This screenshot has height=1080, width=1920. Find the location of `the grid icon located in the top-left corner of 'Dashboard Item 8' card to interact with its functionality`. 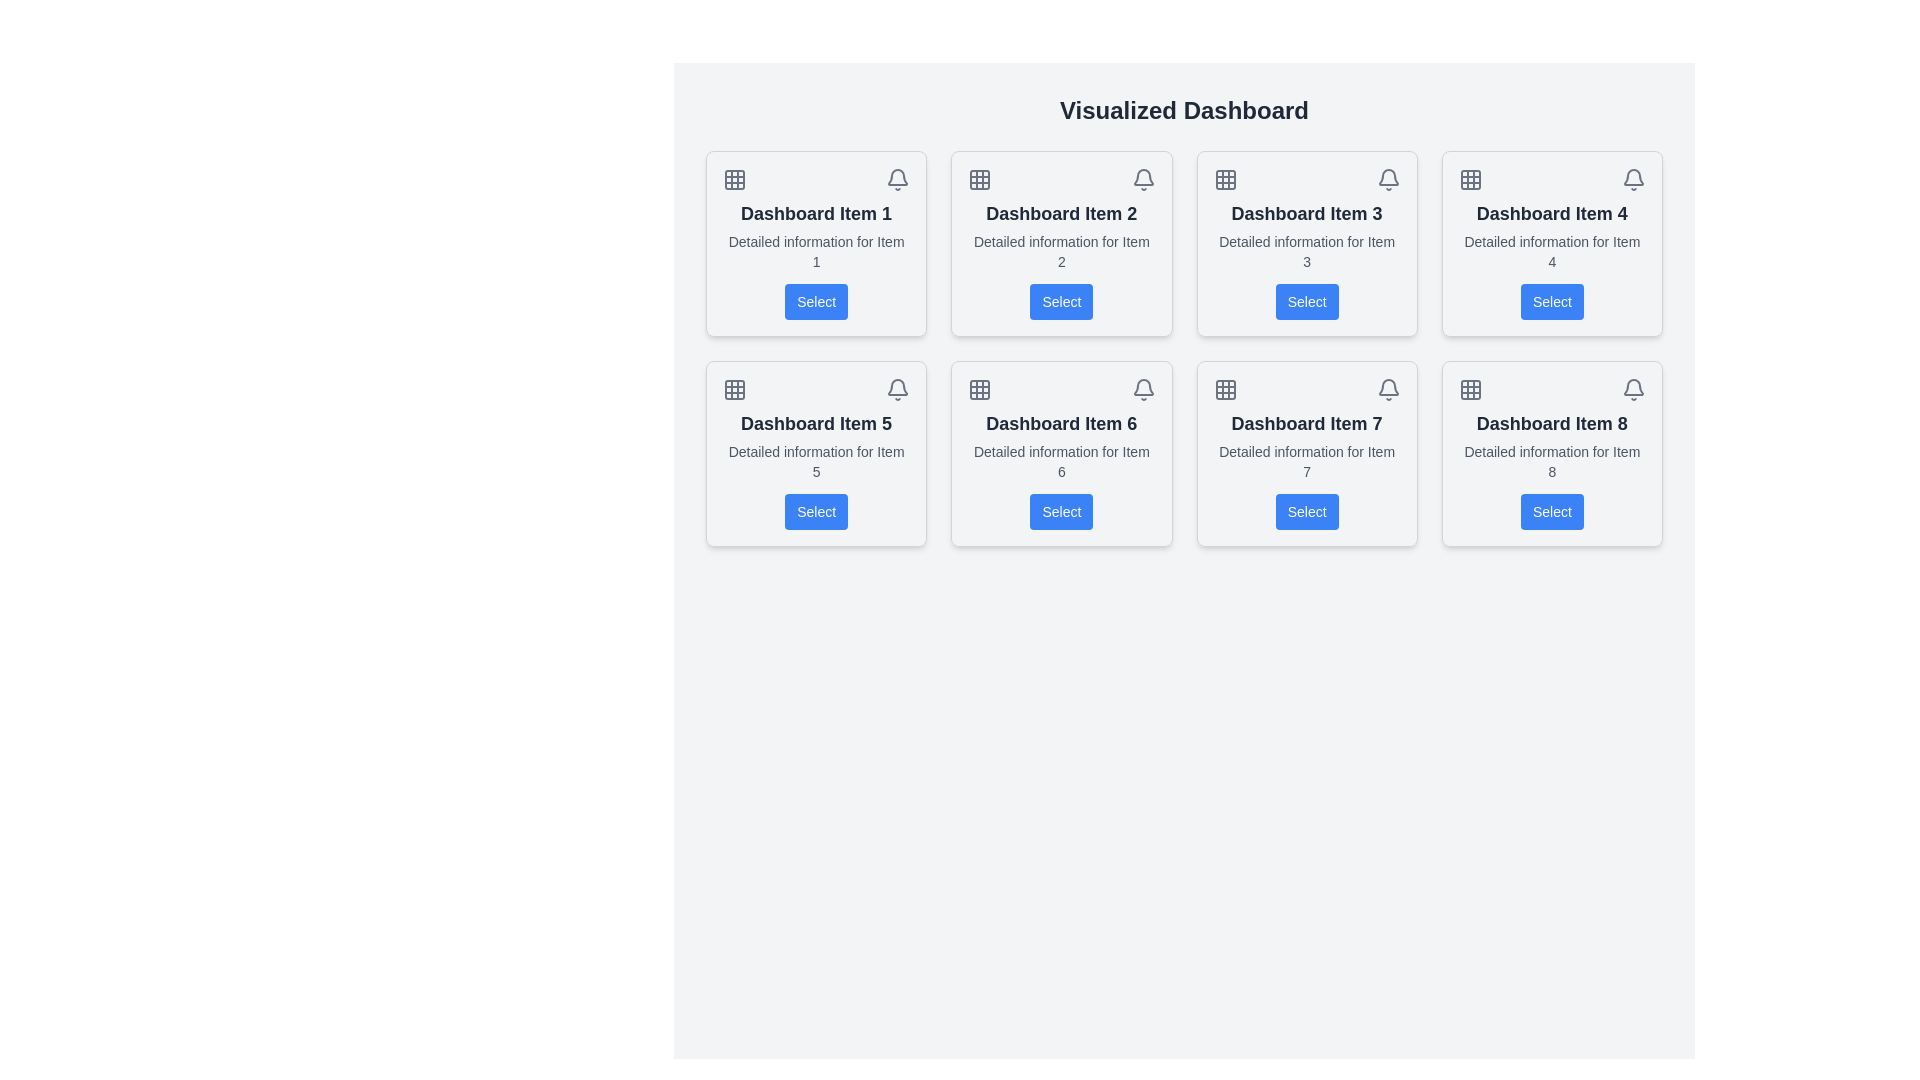

the grid icon located in the top-left corner of 'Dashboard Item 8' card to interact with its functionality is located at coordinates (1470, 389).